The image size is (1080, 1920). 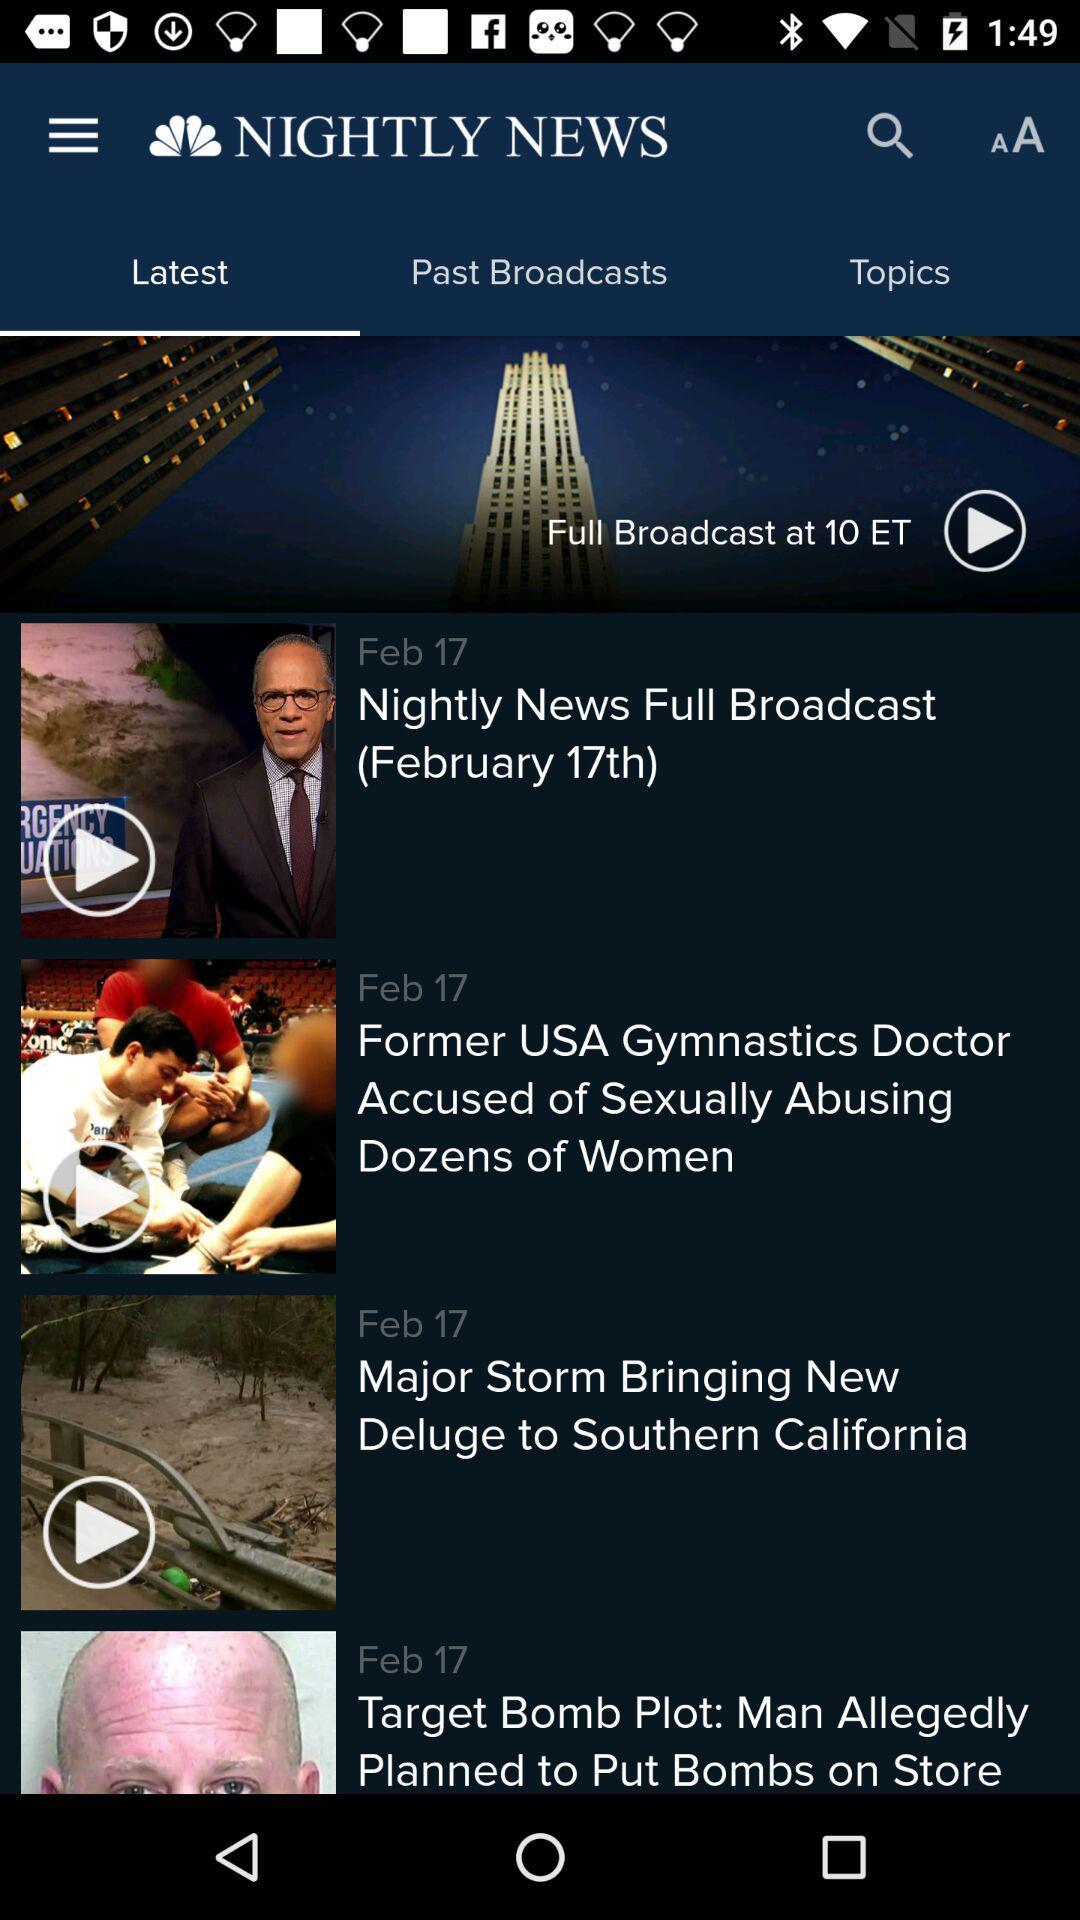 I want to click on site headline, so click(x=407, y=135).